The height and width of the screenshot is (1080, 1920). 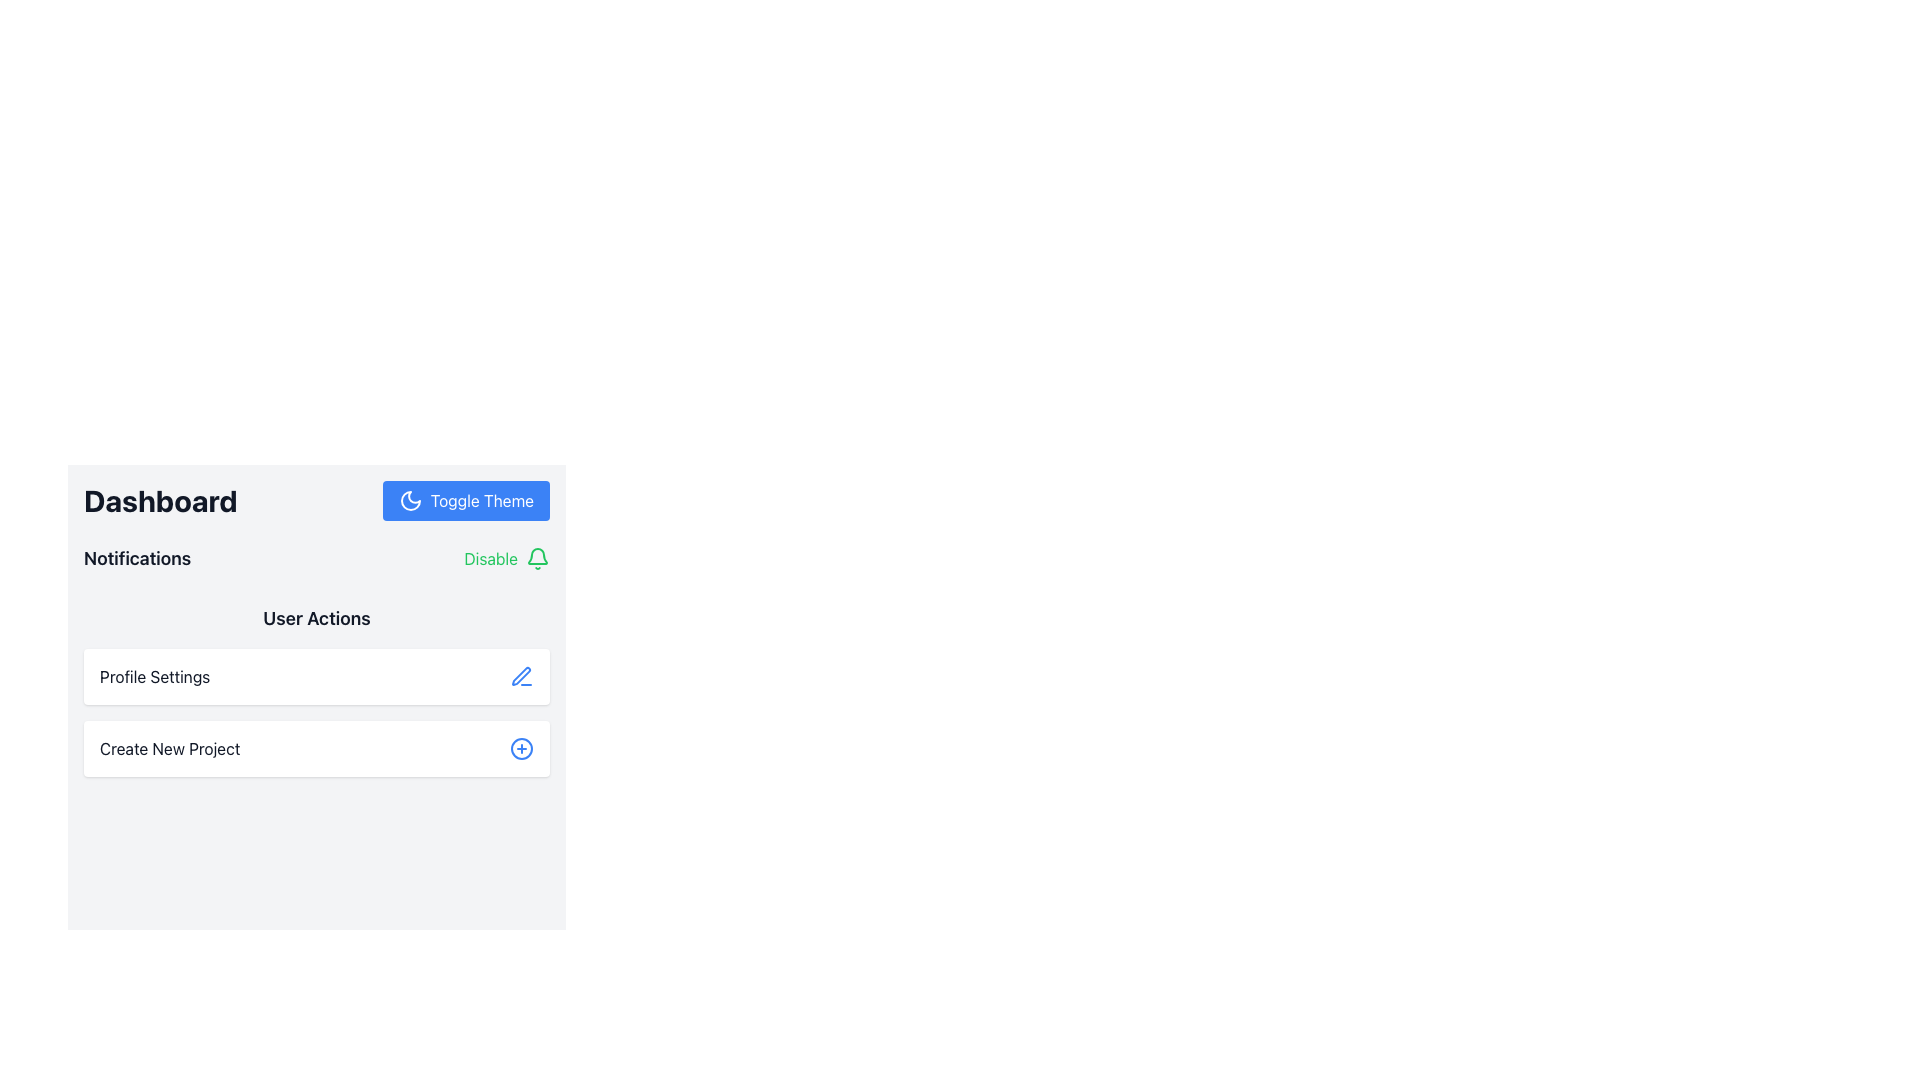 What do you see at coordinates (537, 559) in the screenshot?
I see `the notification icon located near the top-right corner of the widget section, adjacent to the 'Disable' text label` at bounding box center [537, 559].